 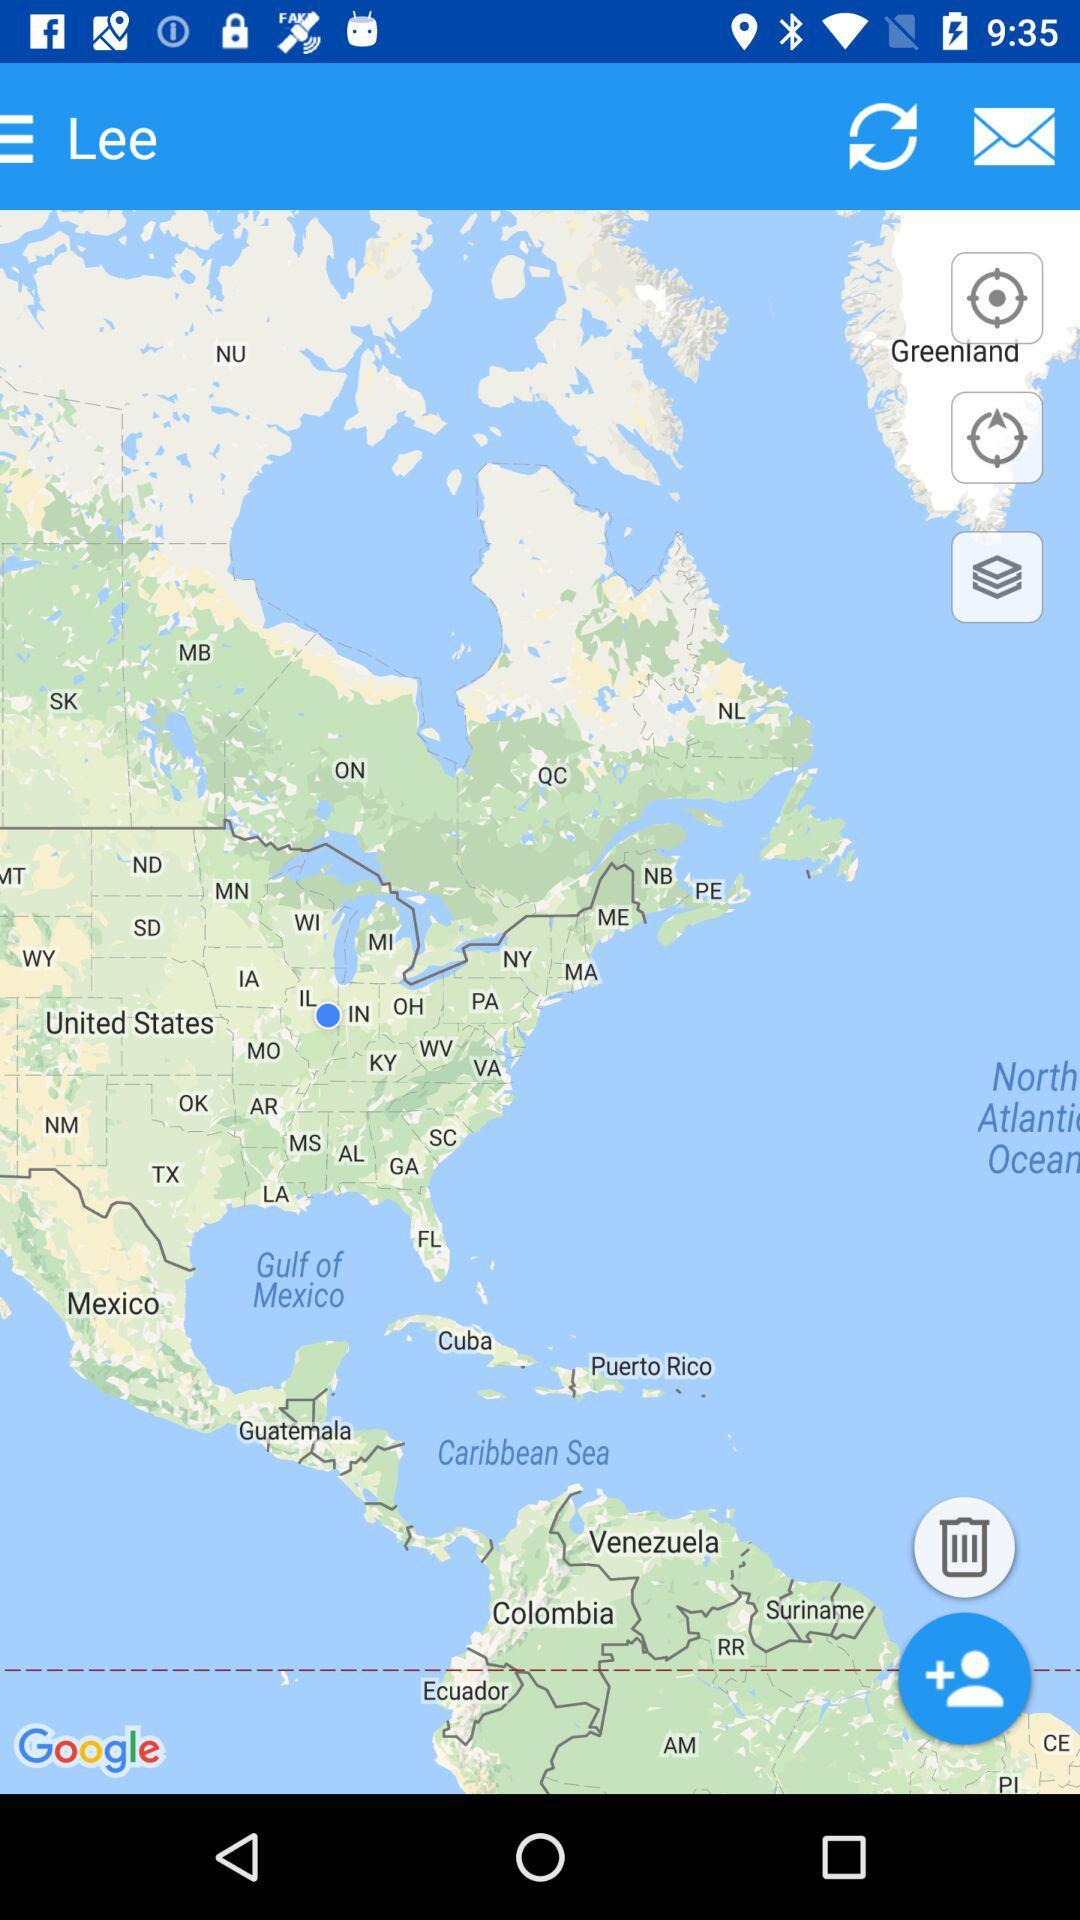 What do you see at coordinates (882, 135) in the screenshot?
I see `reload page` at bounding box center [882, 135].